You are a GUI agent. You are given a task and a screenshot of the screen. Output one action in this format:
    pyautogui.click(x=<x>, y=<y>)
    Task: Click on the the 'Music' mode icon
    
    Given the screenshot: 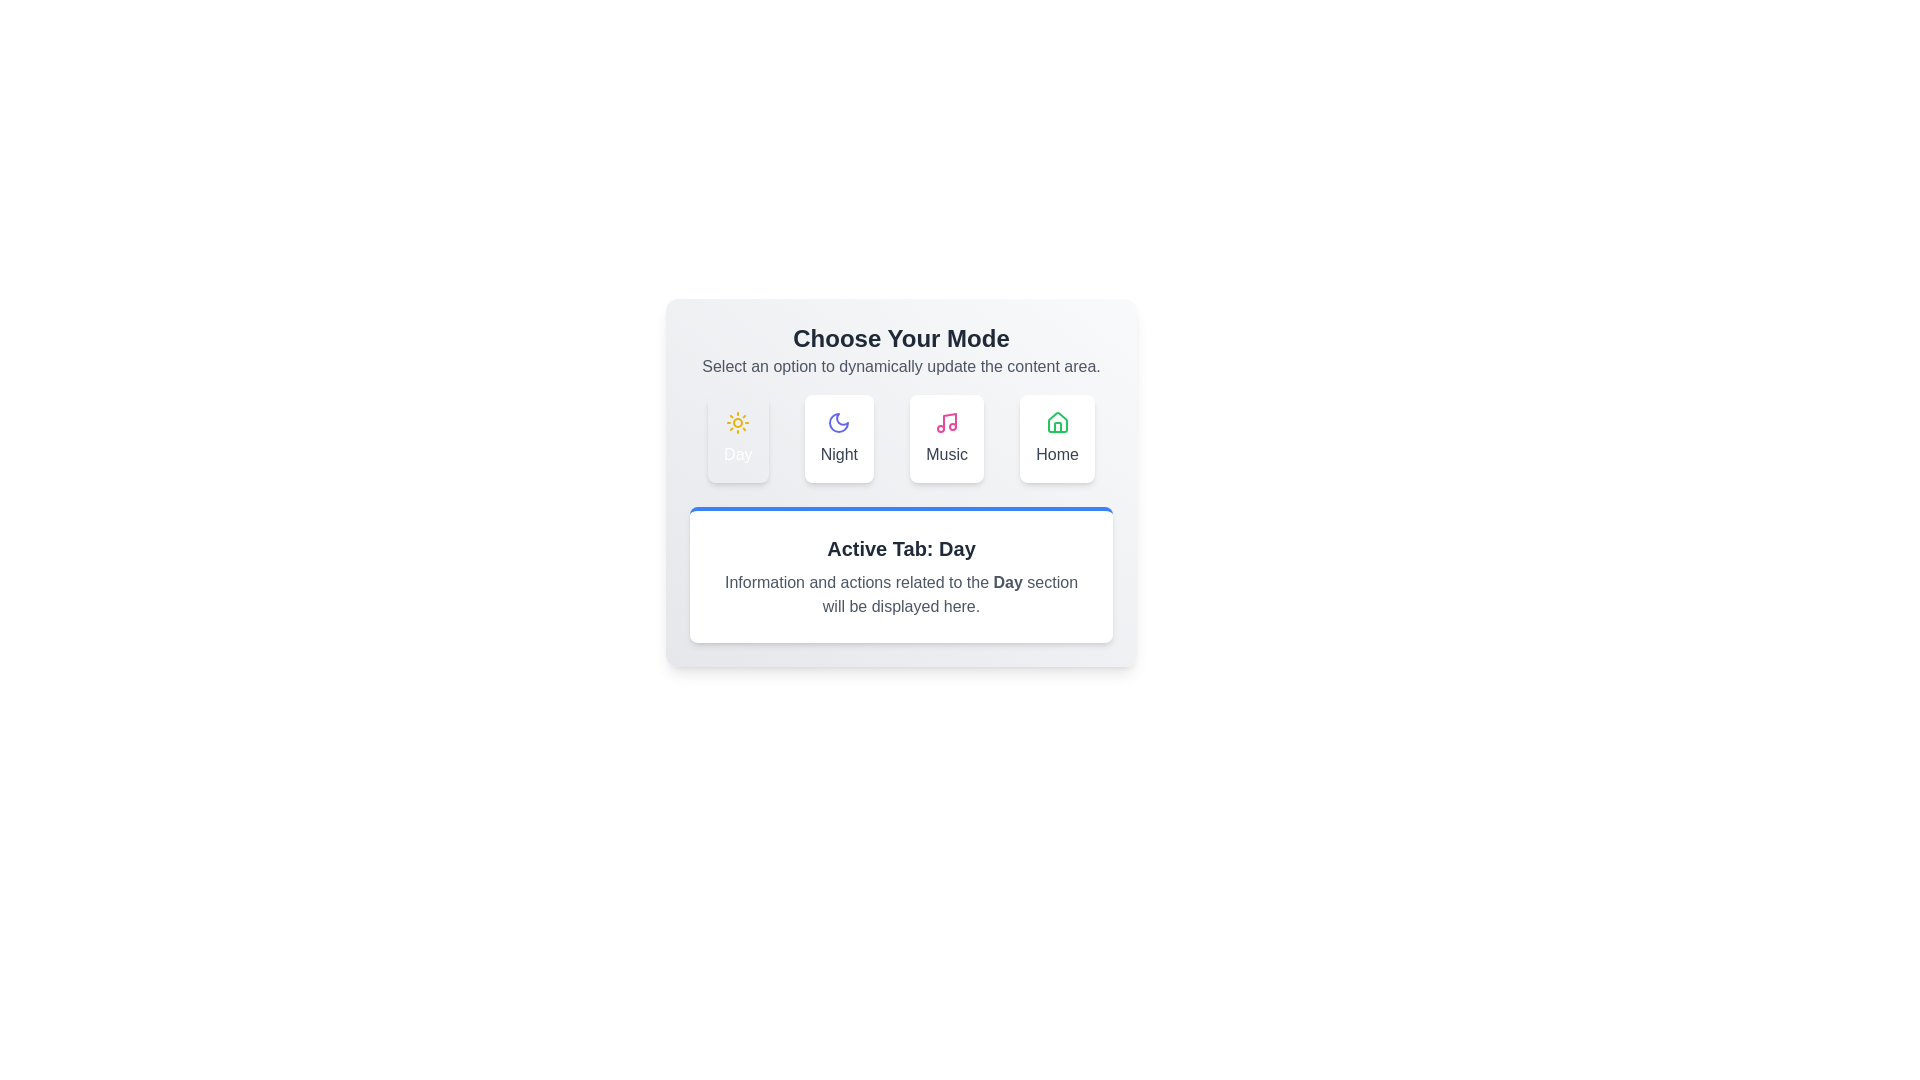 What is the action you would take?
    pyautogui.click(x=946, y=422)
    